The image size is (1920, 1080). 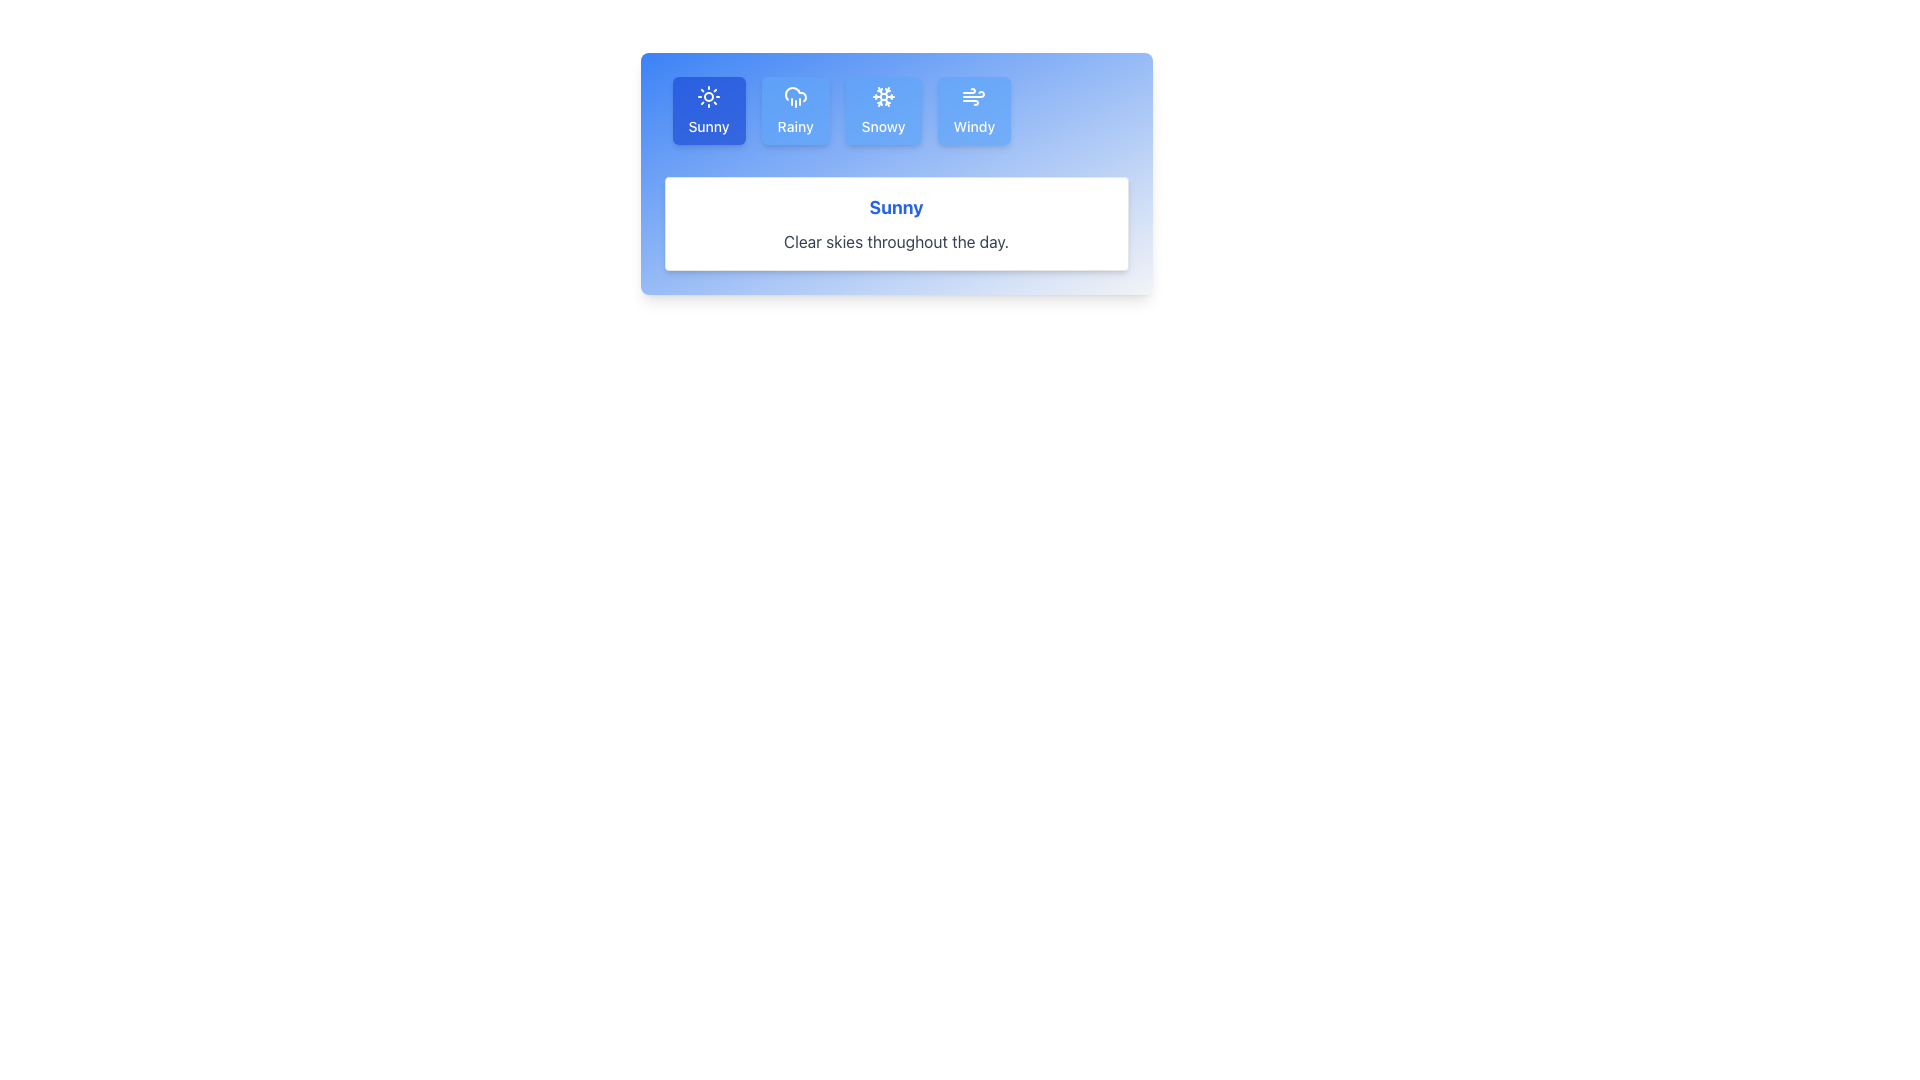 What do you see at coordinates (882, 111) in the screenshot?
I see `keyboard navigation` at bounding box center [882, 111].